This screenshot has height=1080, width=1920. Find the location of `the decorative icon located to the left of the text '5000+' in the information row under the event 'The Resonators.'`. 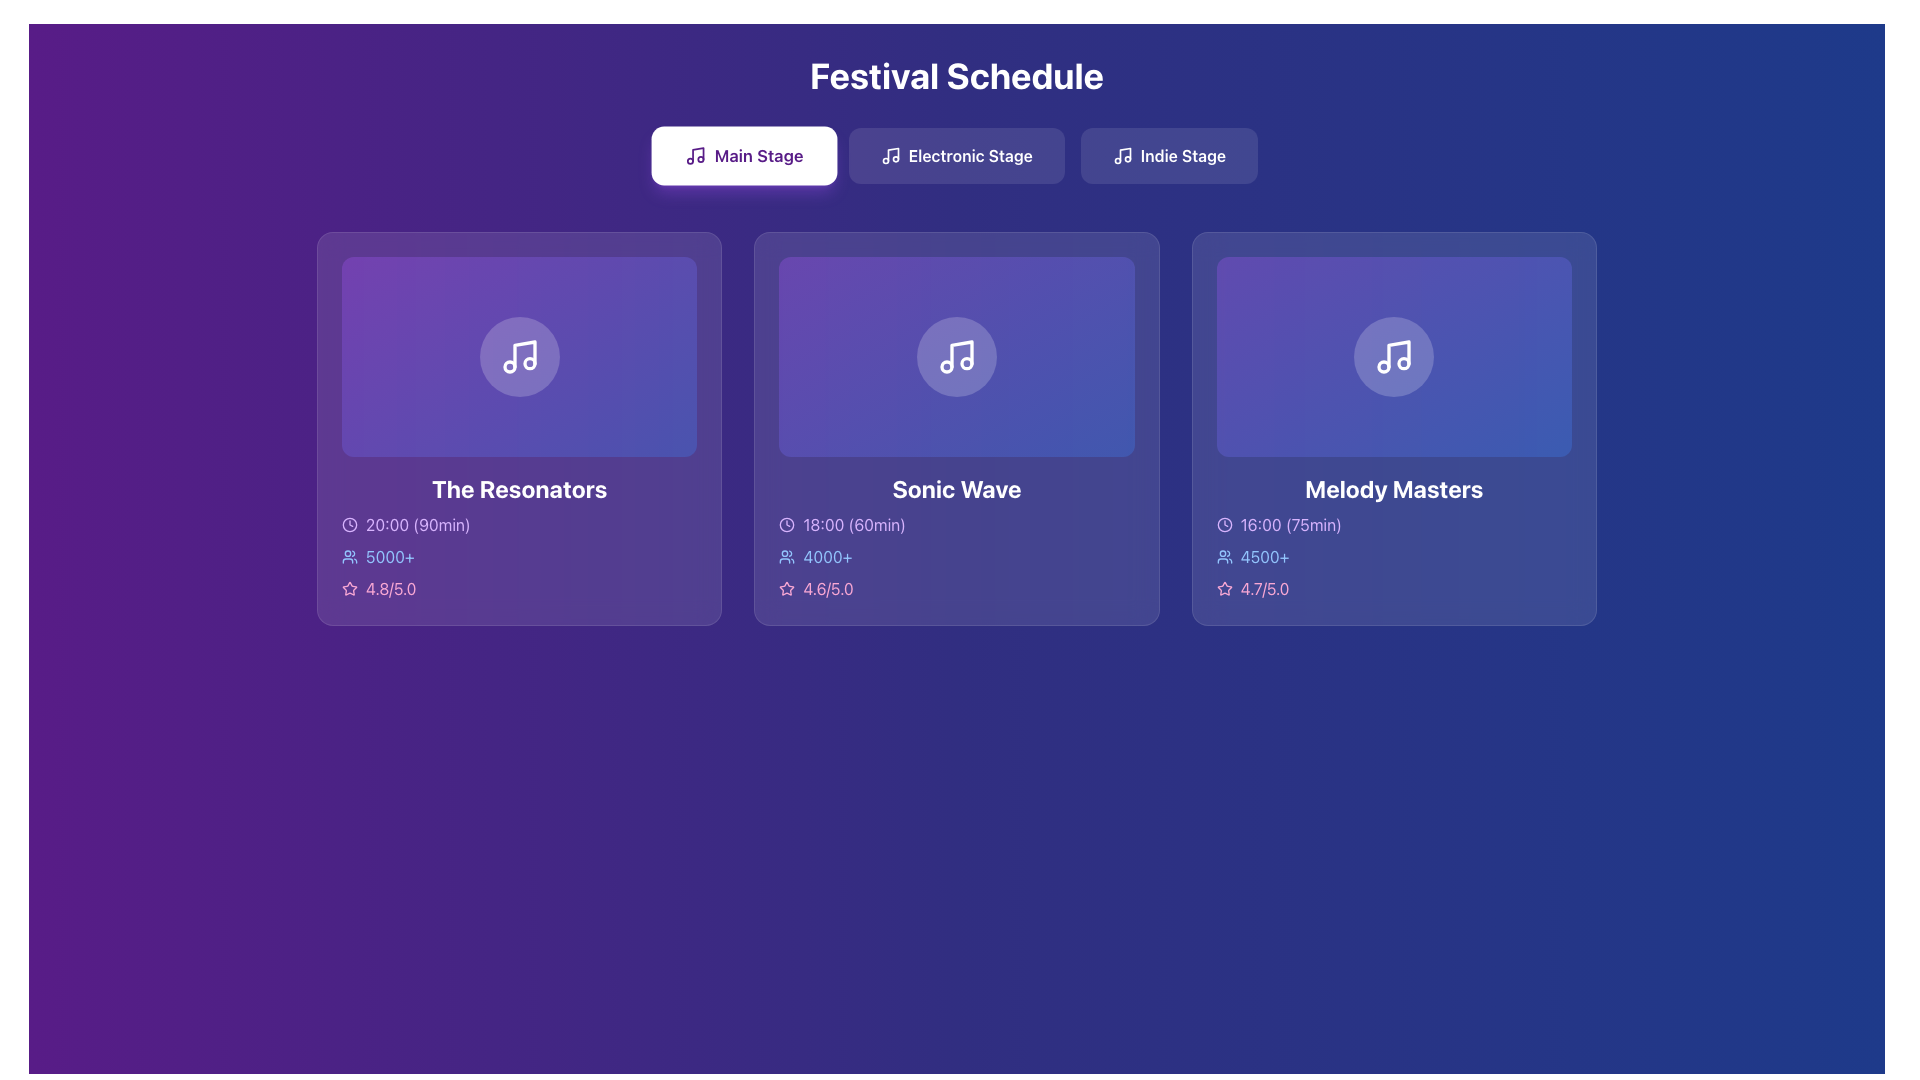

the decorative icon located to the left of the text '5000+' in the information row under the event 'The Resonators.' is located at coordinates (350, 555).